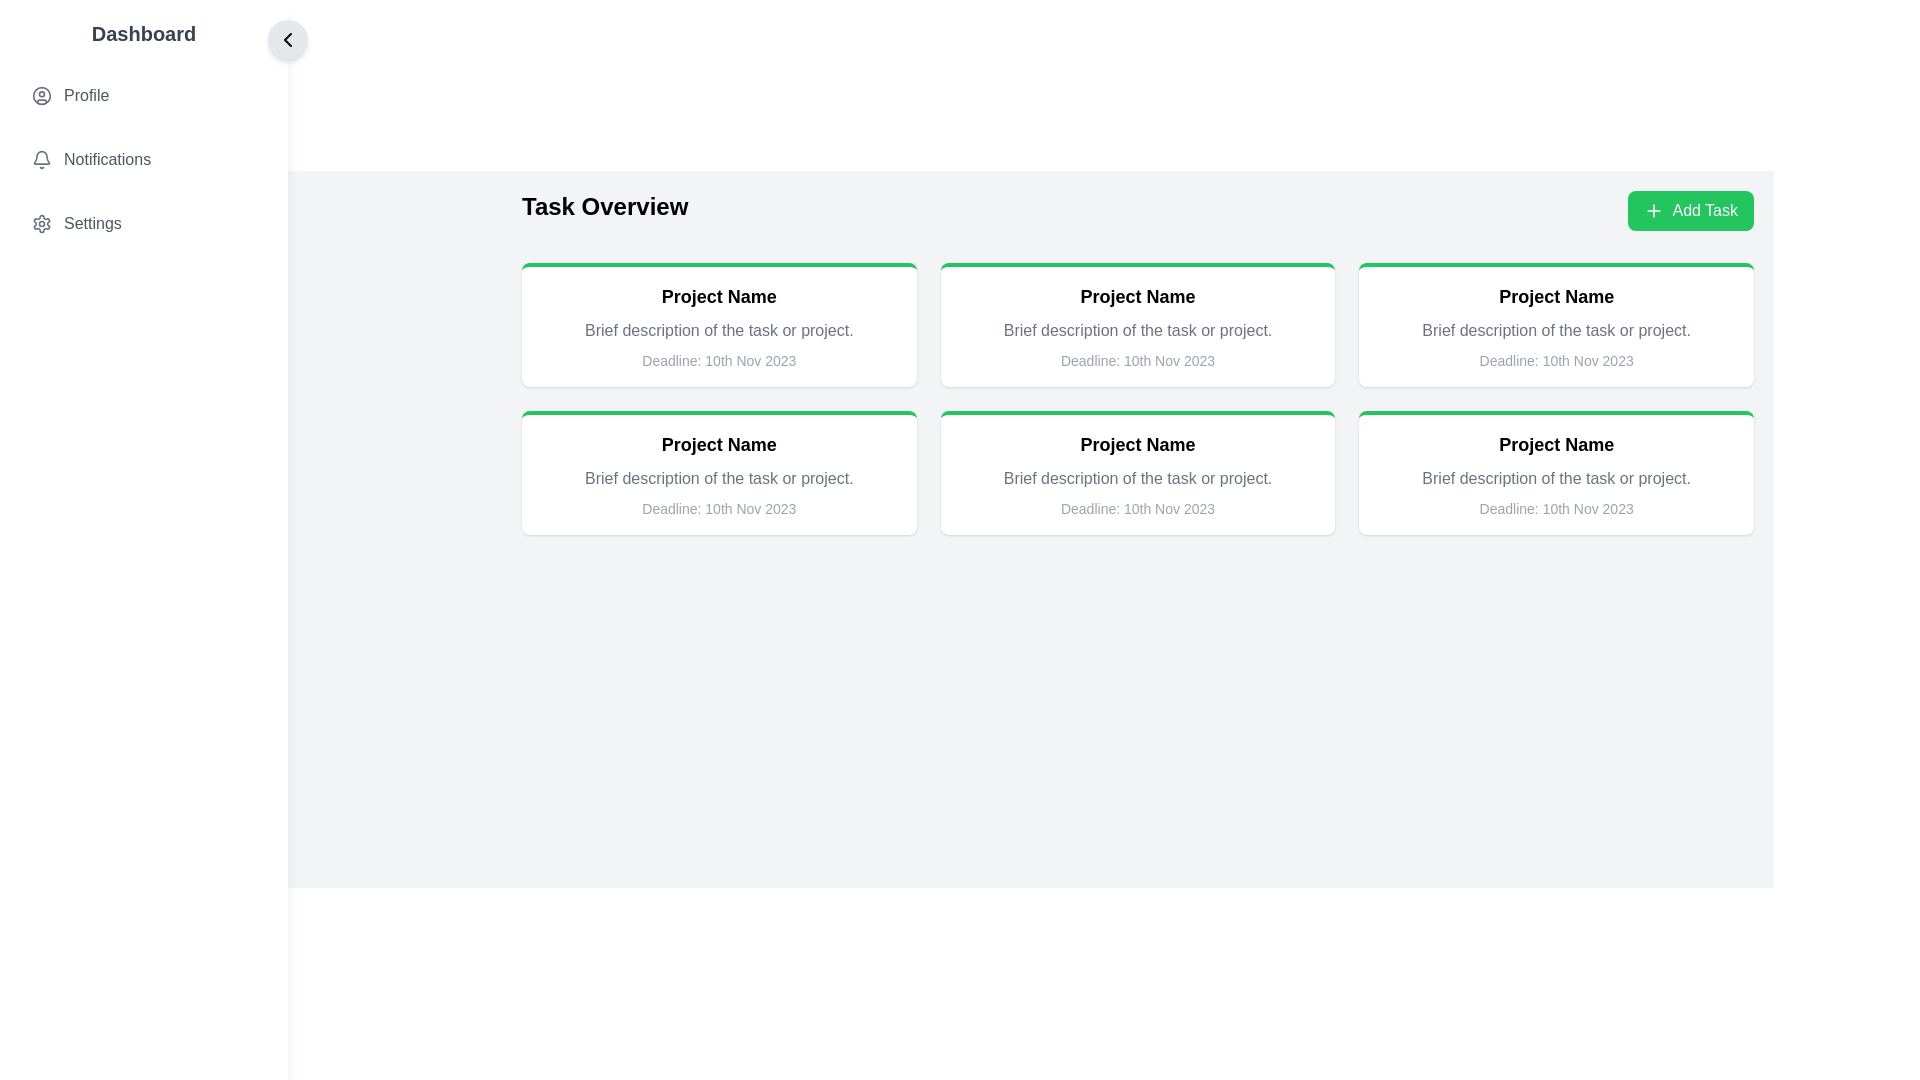  What do you see at coordinates (1137, 508) in the screenshot?
I see `the text label displaying 'Deadline: 10th Nov 2023' located in the fourth card of the second row in the task overview grid` at bounding box center [1137, 508].